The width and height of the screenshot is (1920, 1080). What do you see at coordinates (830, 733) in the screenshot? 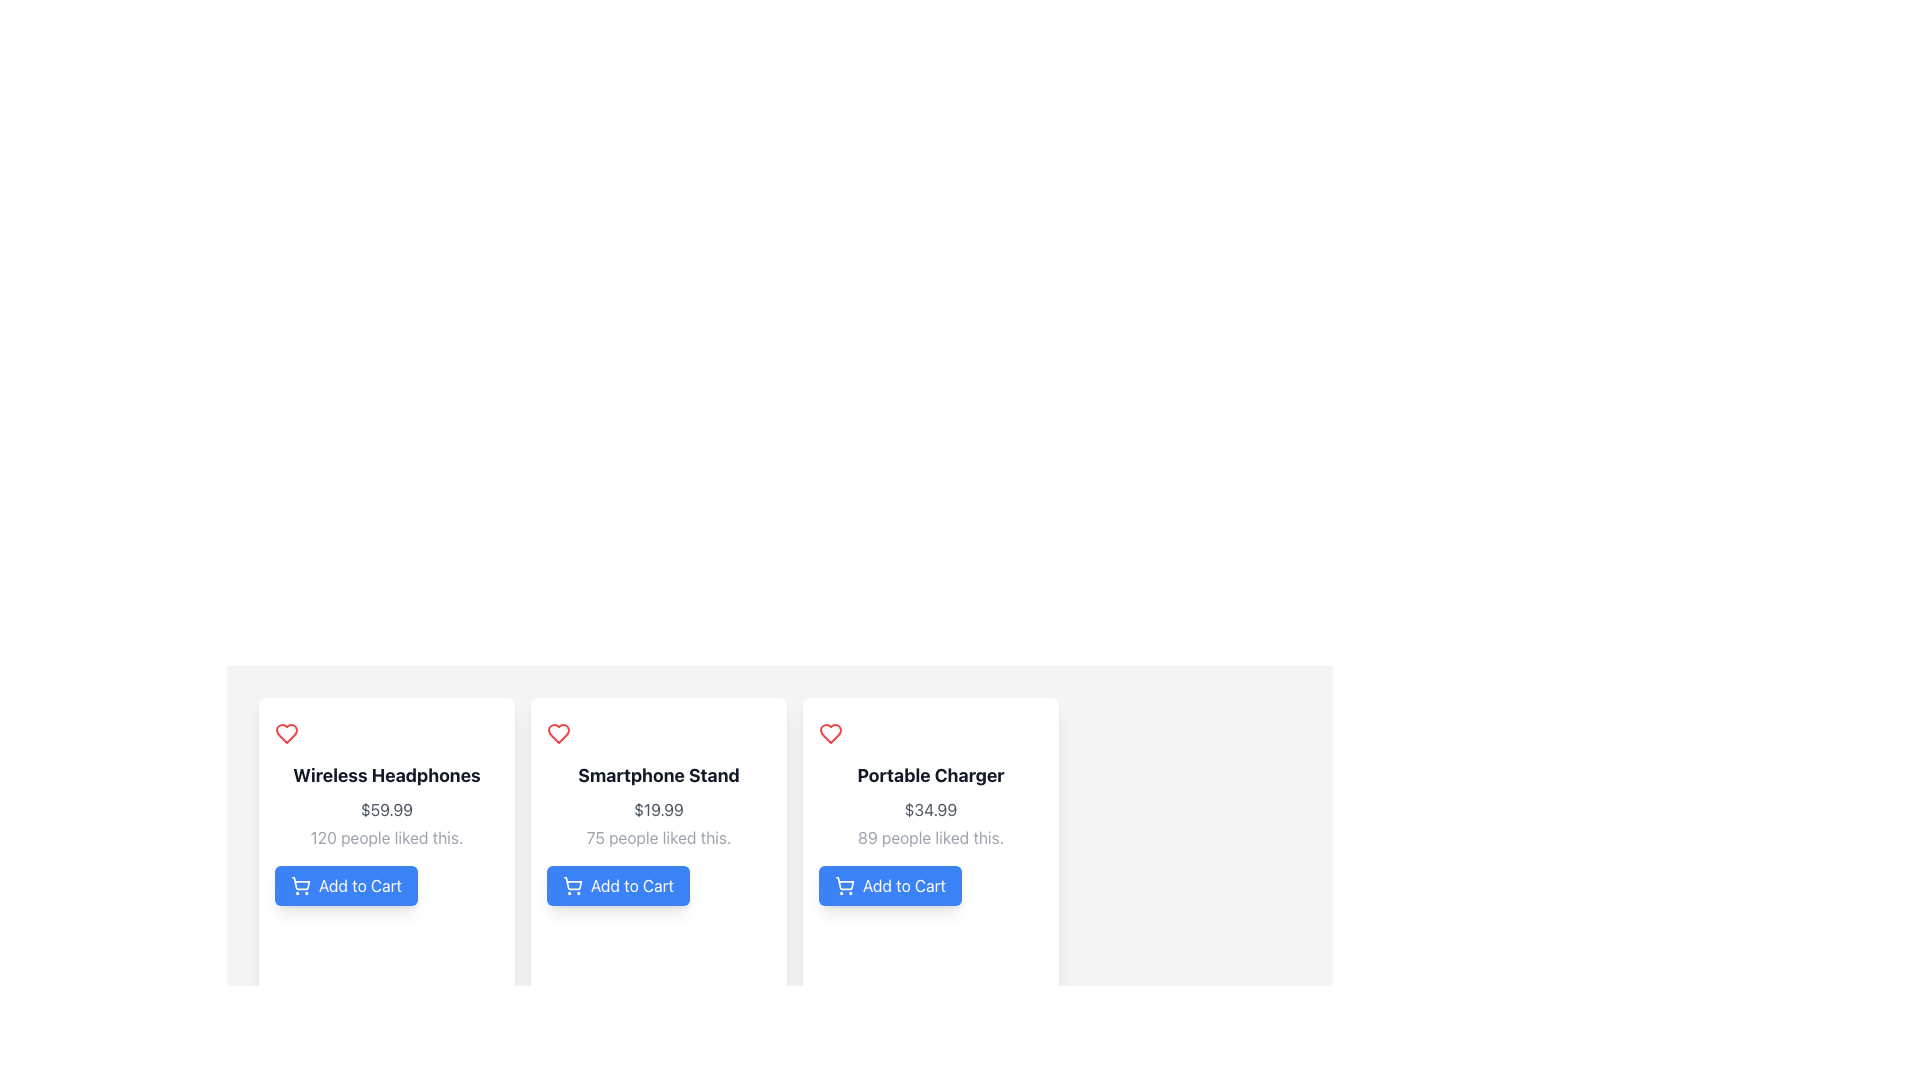
I see `the favorite or like button located at the top-left corner of the card for the 'Portable Charger' product, which is the third card in a horizontally arranged grid of product cards` at bounding box center [830, 733].